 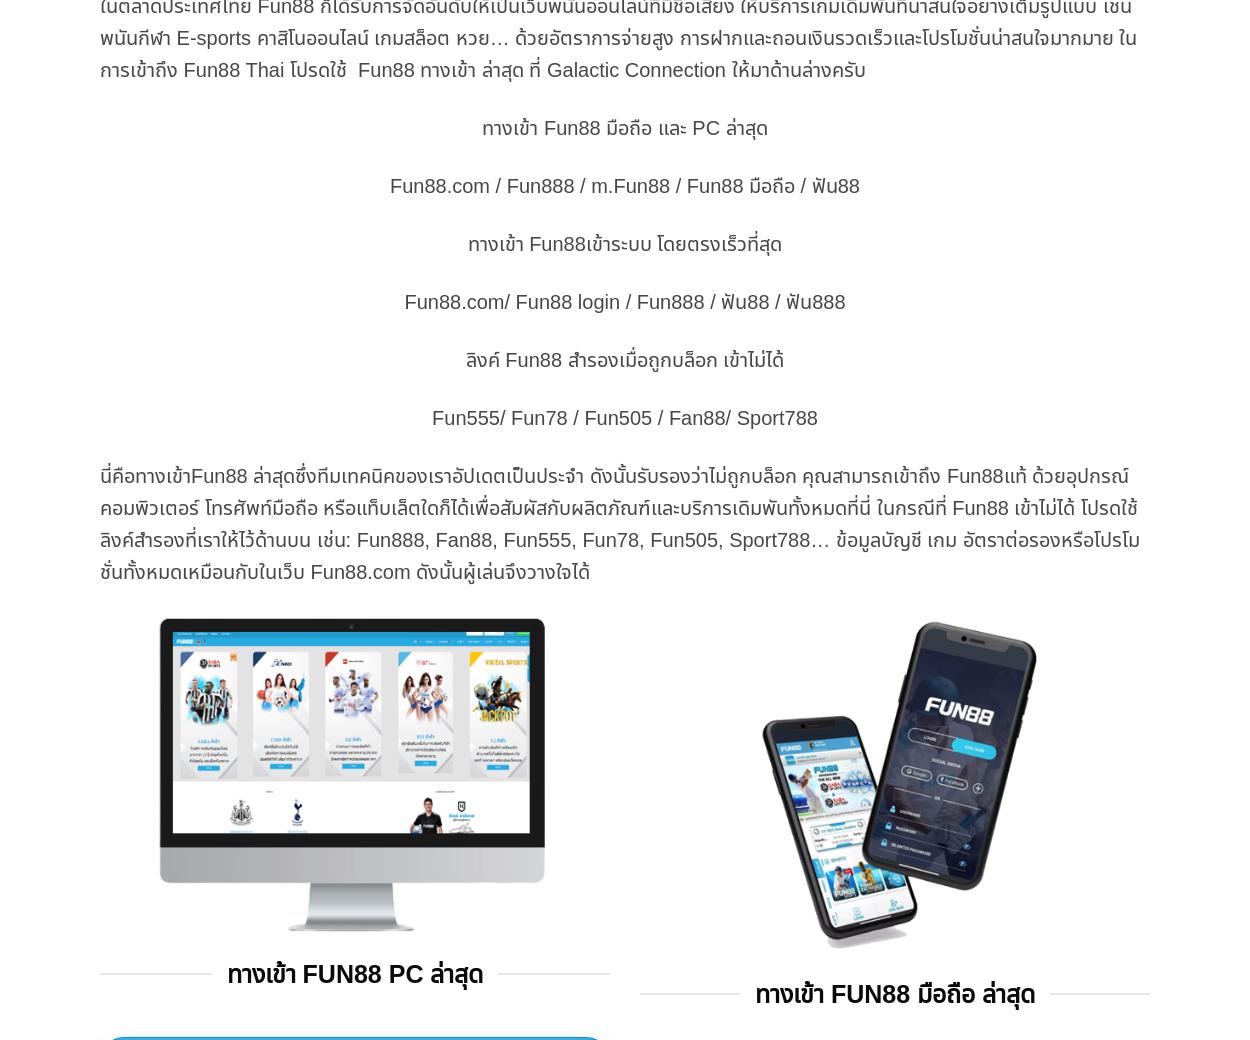 I want to click on 'โปรดใช้  Fun88 ทางเข้า ล่าสุด ที่ Galactic Connection ให้มาด้านล่างครับ', so click(x=284, y=67).